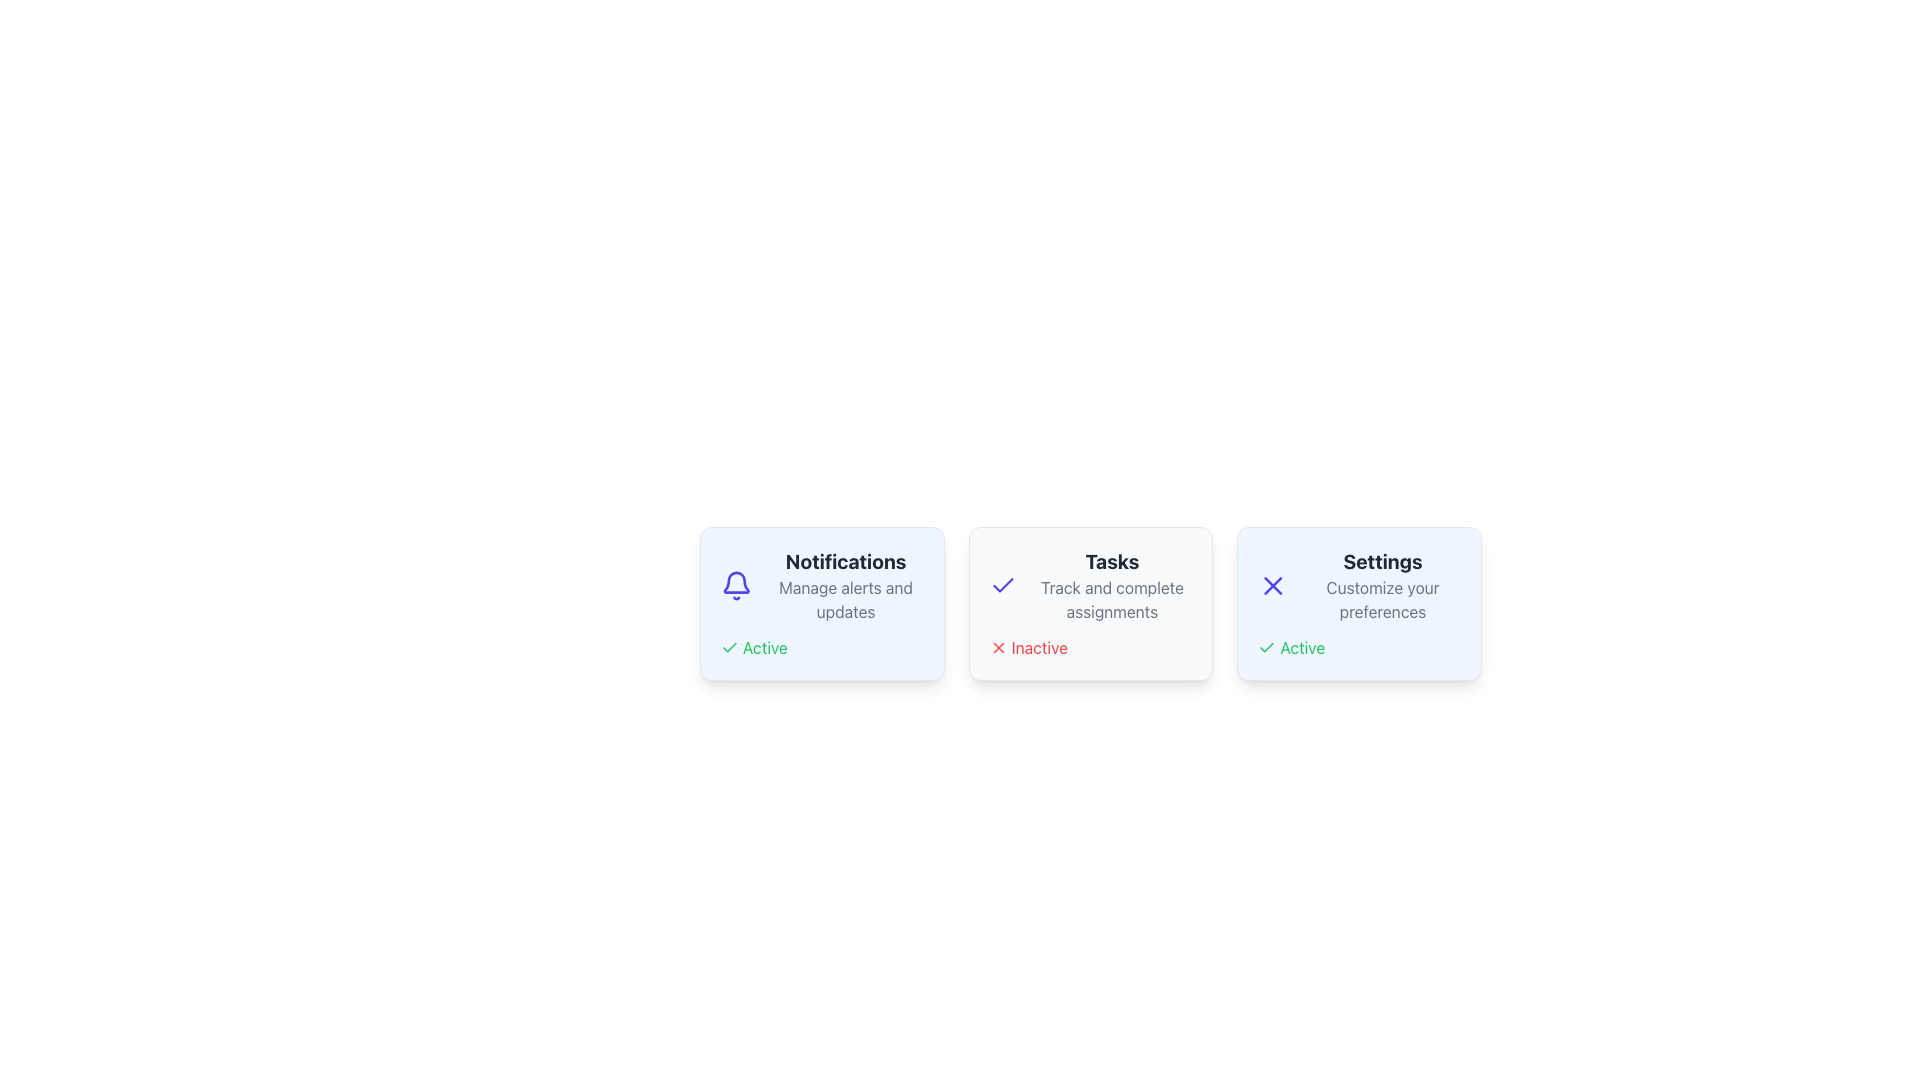 Image resolution: width=1920 pixels, height=1080 pixels. I want to click on the first card component in the grid layout, which features a light blue background, a bell icon, bold 'Notifications' text, and an 'Active' label with a check icon, so click(822, 603).